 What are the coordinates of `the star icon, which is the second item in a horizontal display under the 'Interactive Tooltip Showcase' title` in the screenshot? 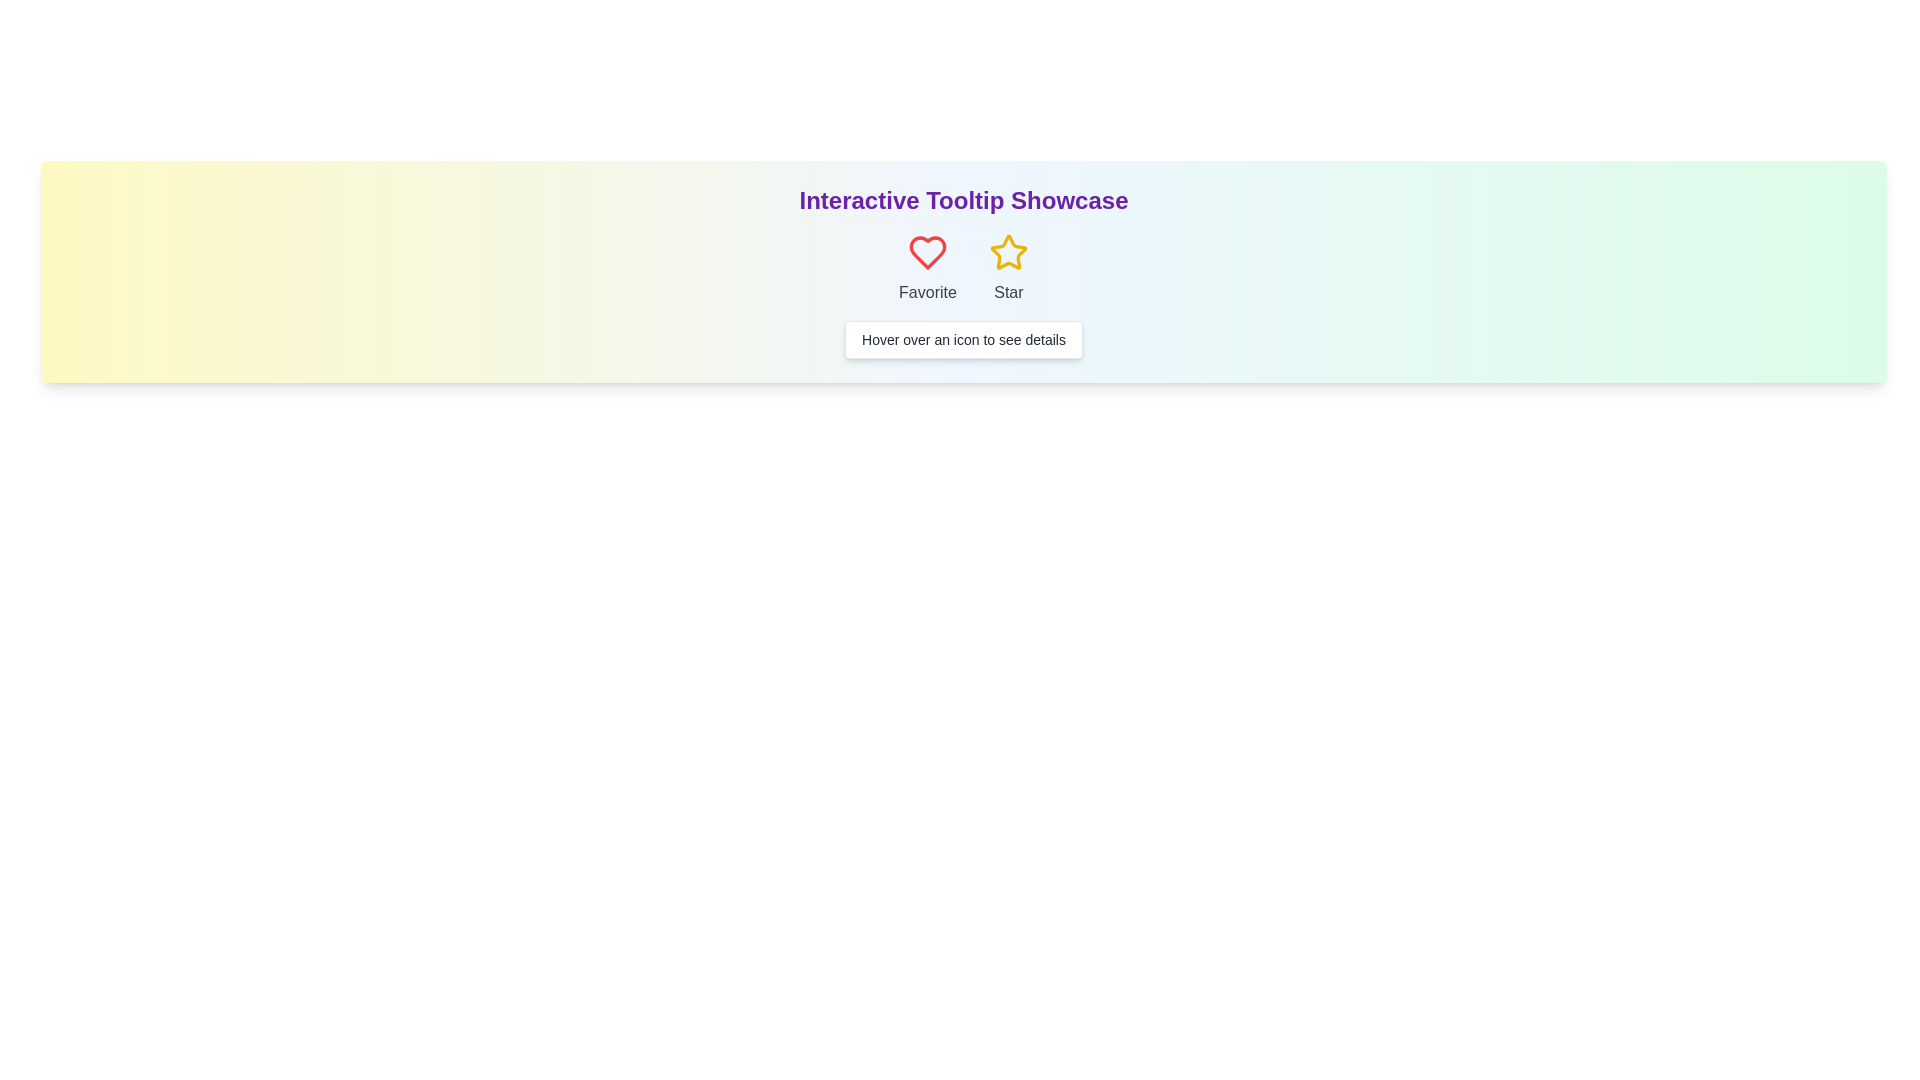 It's located at (1008, 252).